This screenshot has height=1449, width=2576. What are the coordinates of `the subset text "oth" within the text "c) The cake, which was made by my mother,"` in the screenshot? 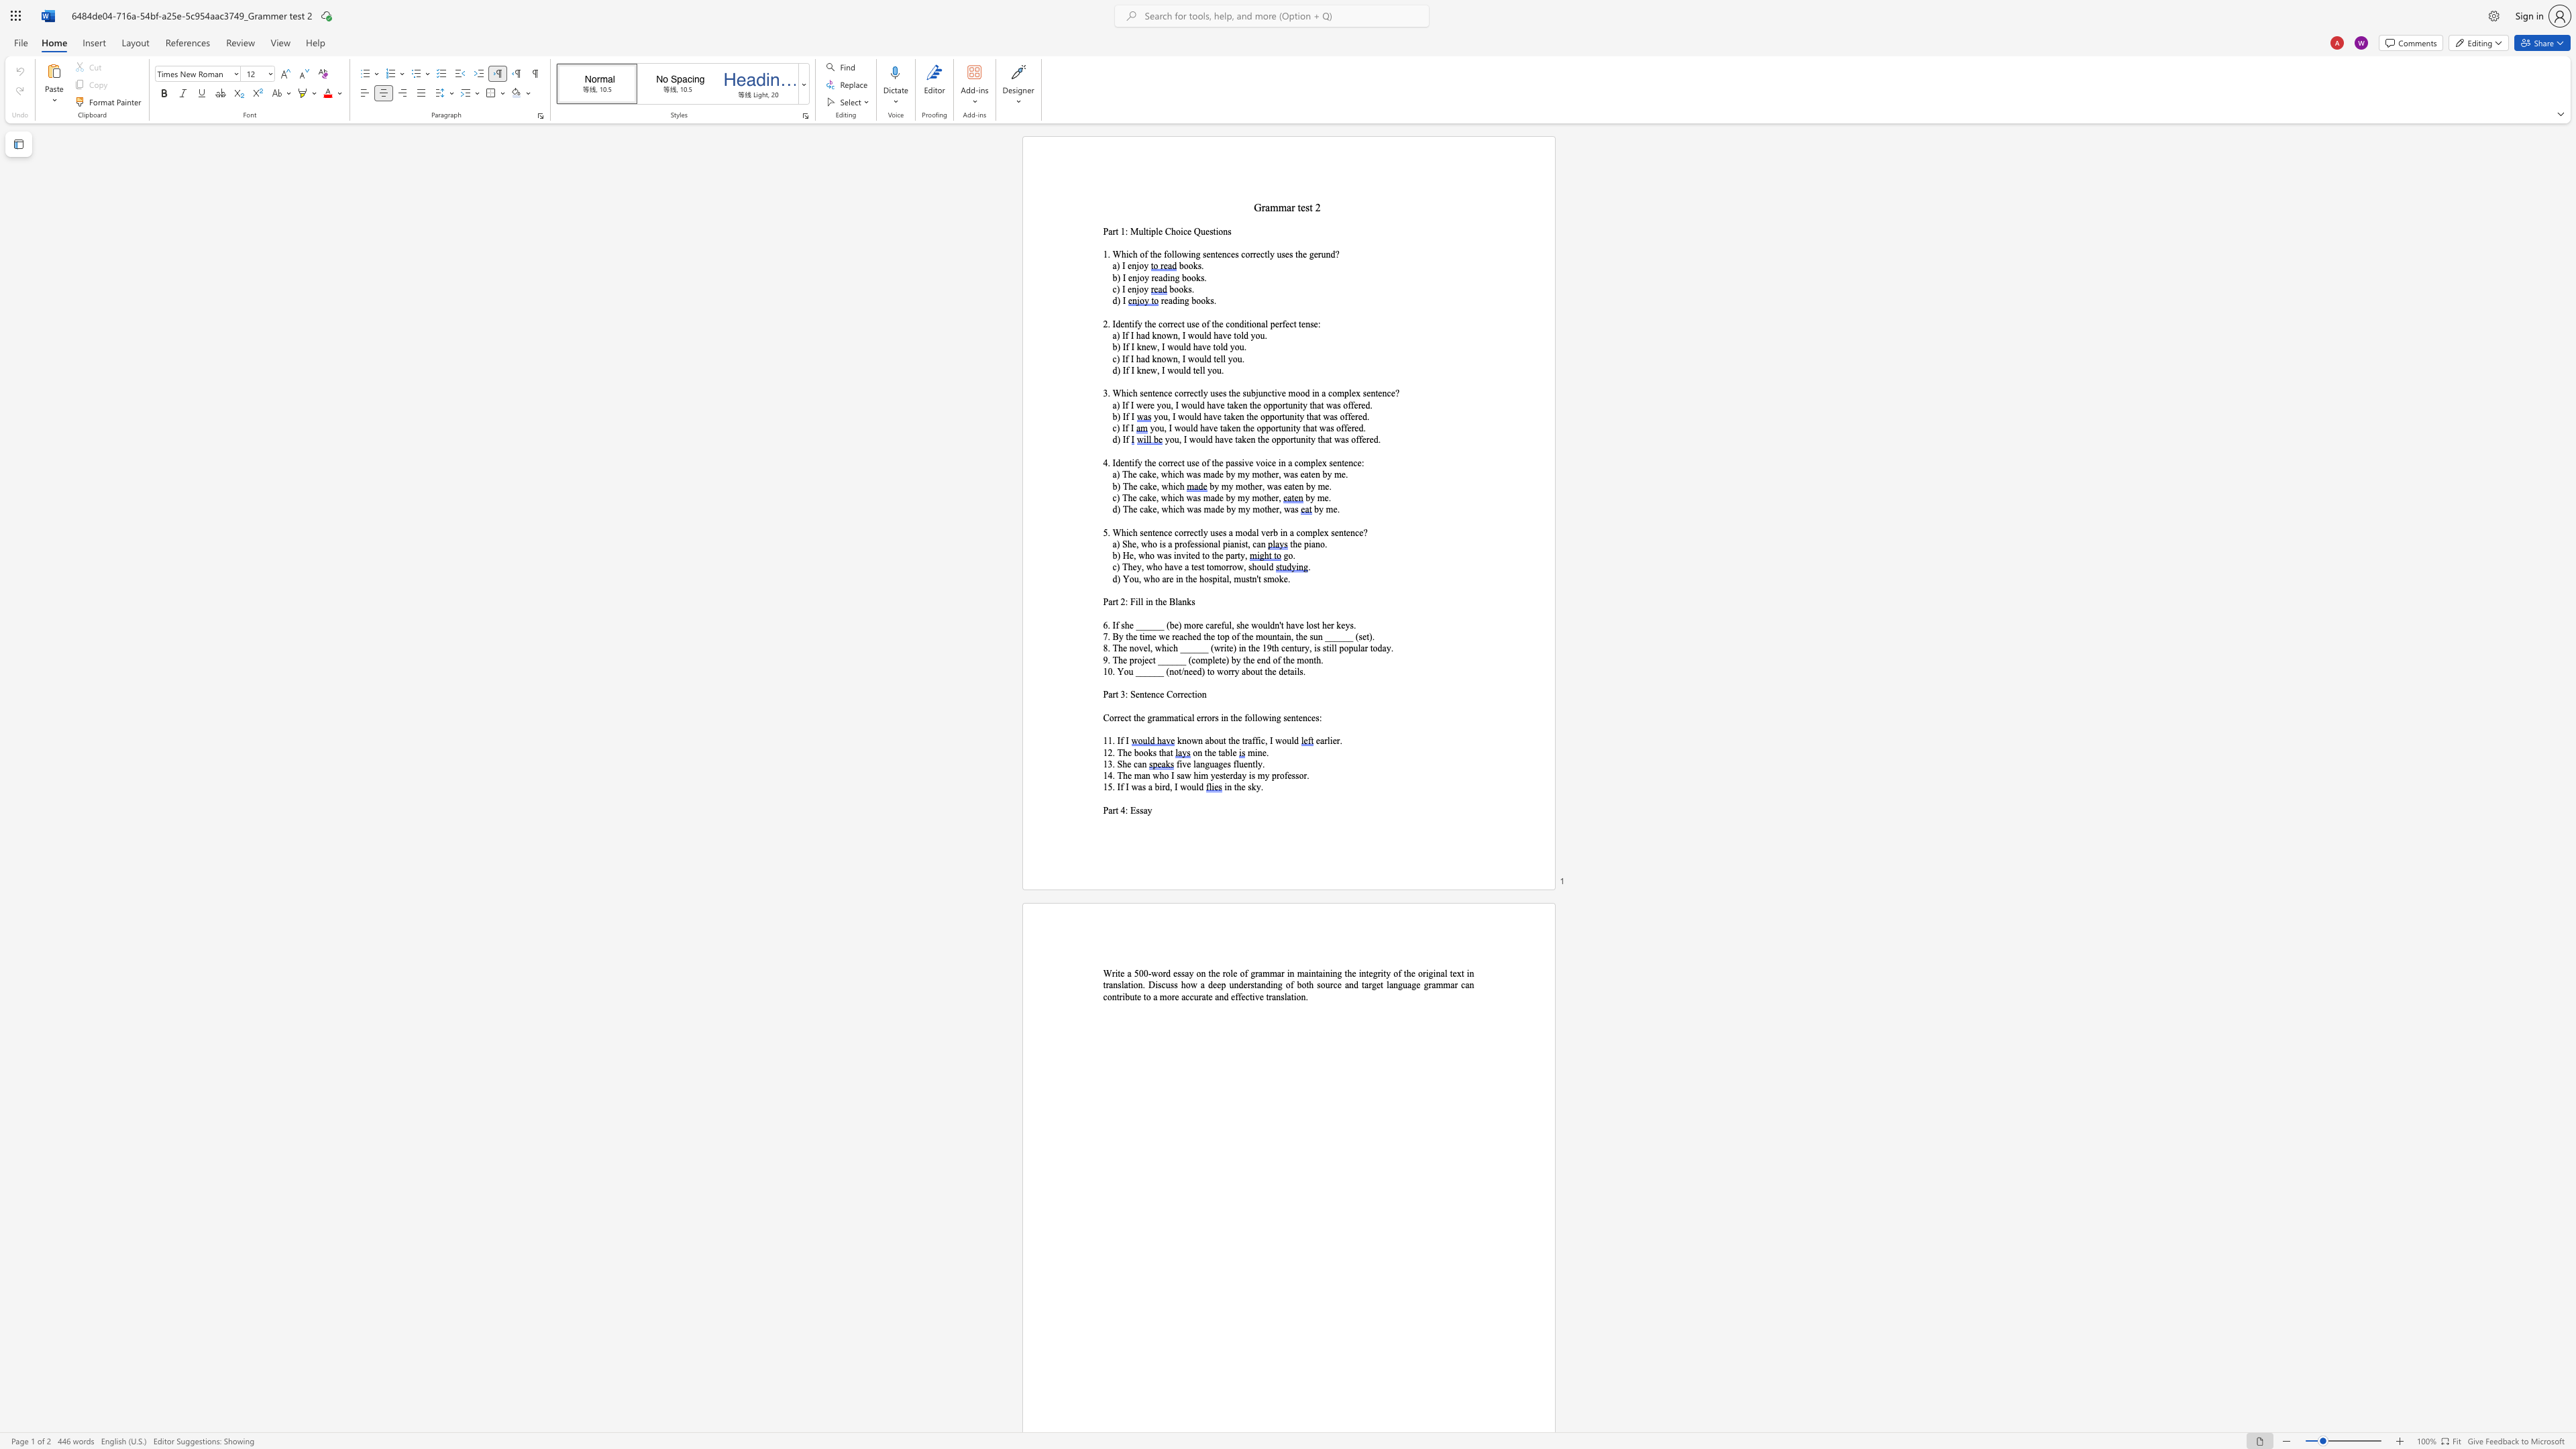 It's located at (1258, 497).